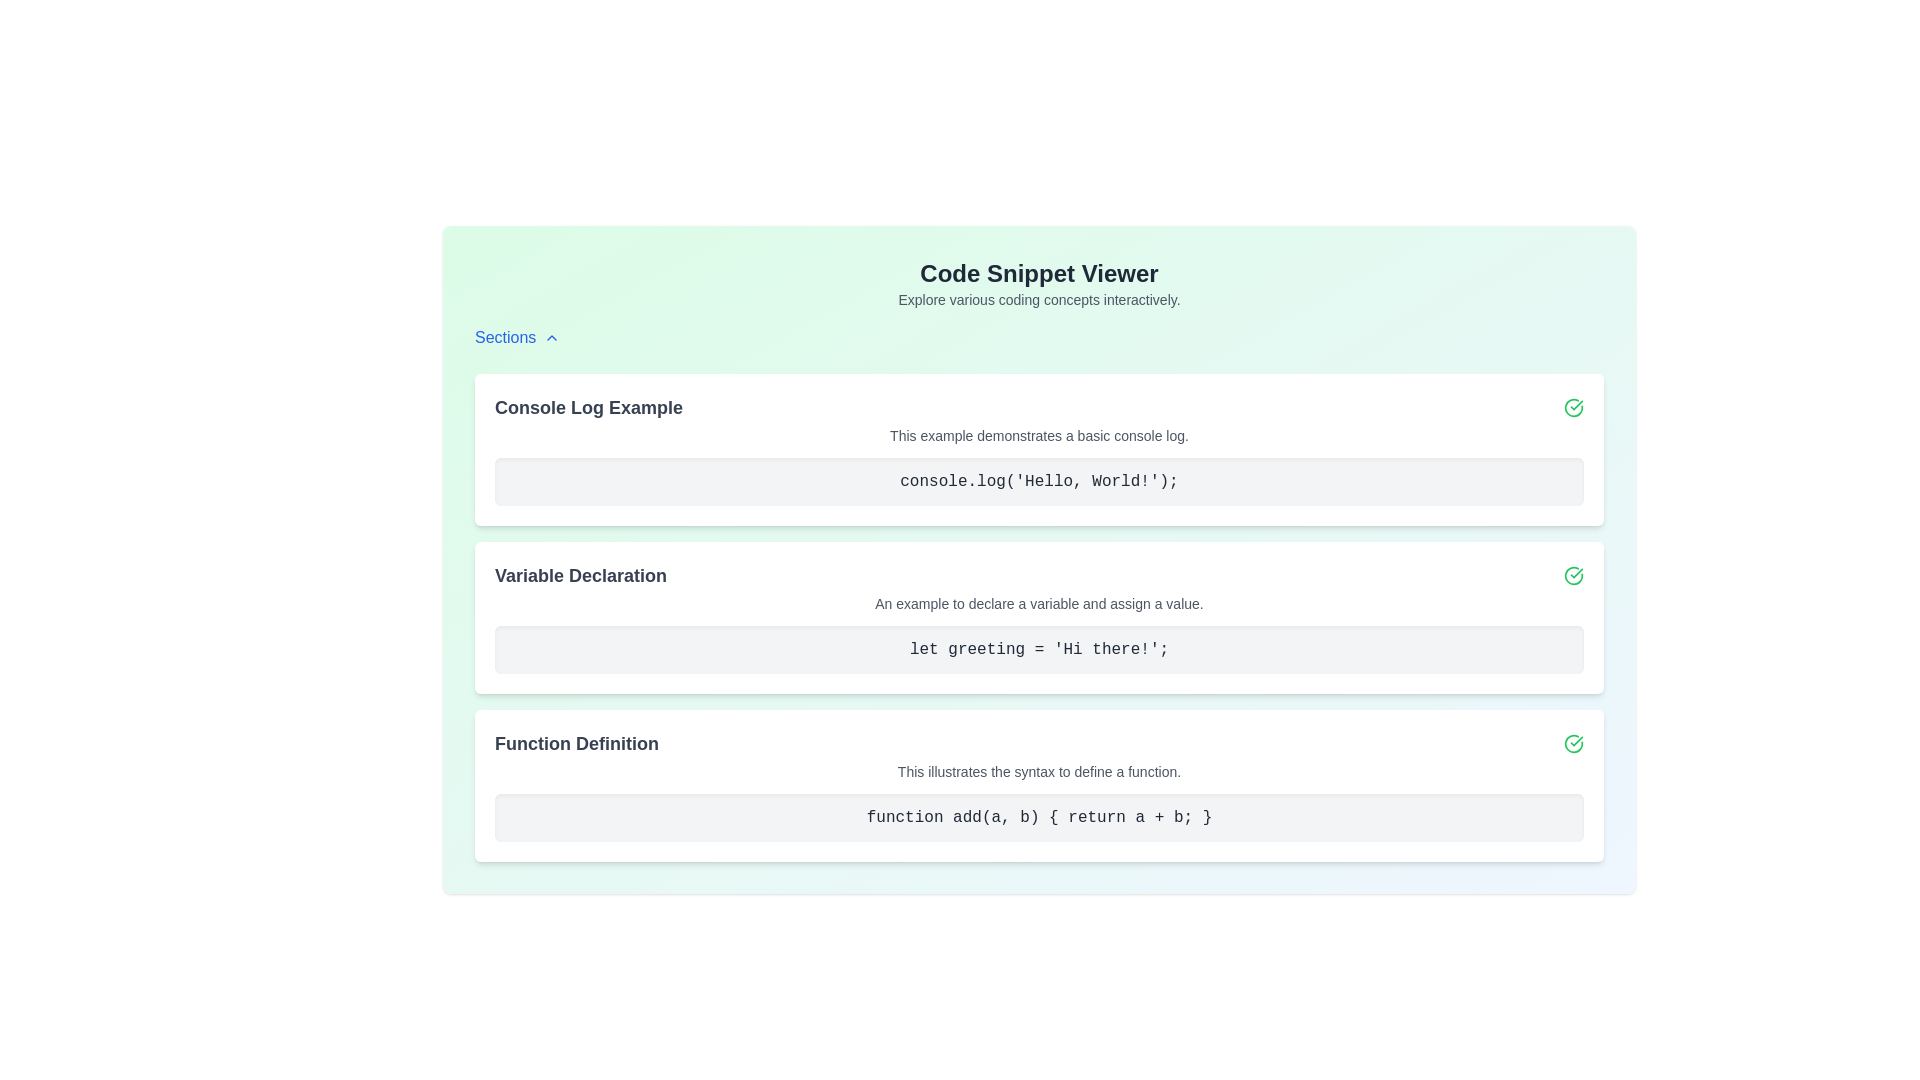 The image size is (1920, 1080). I want to click on the positive status icon located on the right side of the 'Variable Declaration' section by clicking on it indirectly through associated components, so click(1573, 575).